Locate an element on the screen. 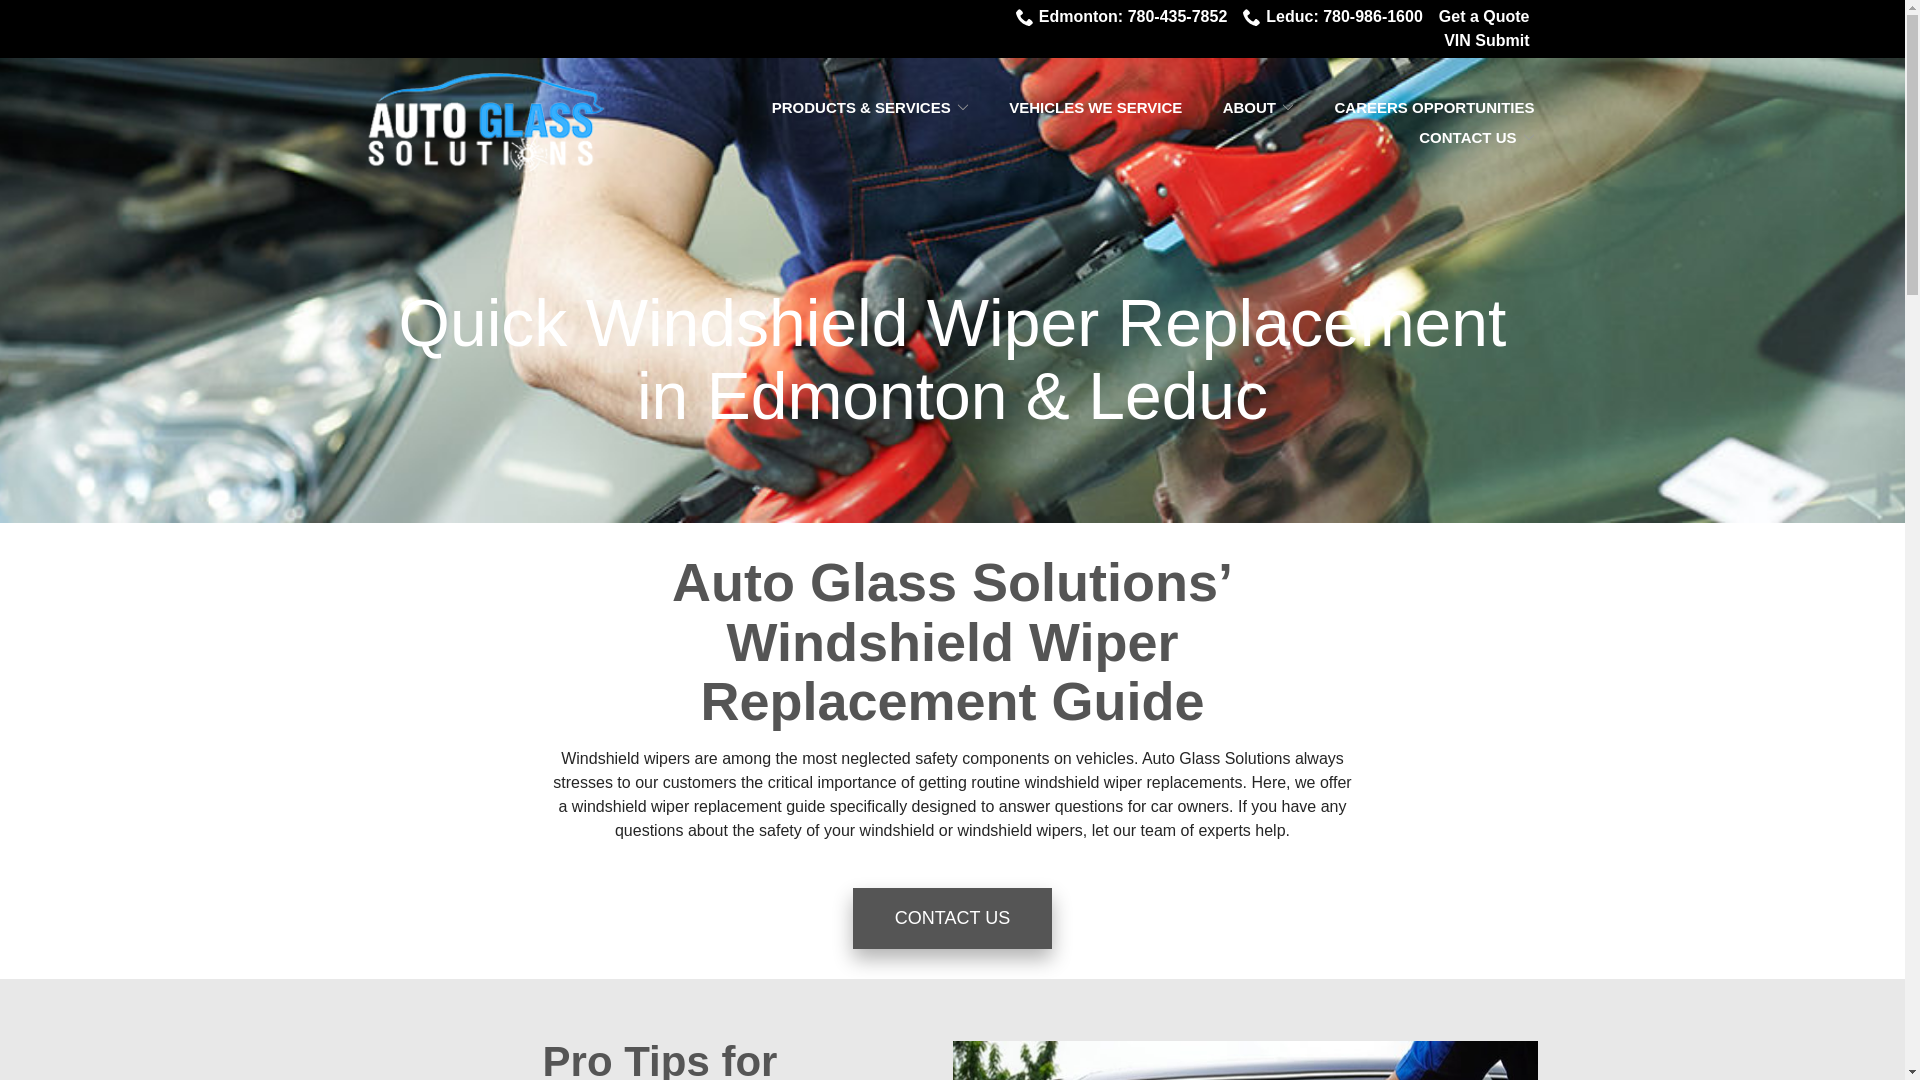  'CONTACT US' is located at coordinates (951, 918).